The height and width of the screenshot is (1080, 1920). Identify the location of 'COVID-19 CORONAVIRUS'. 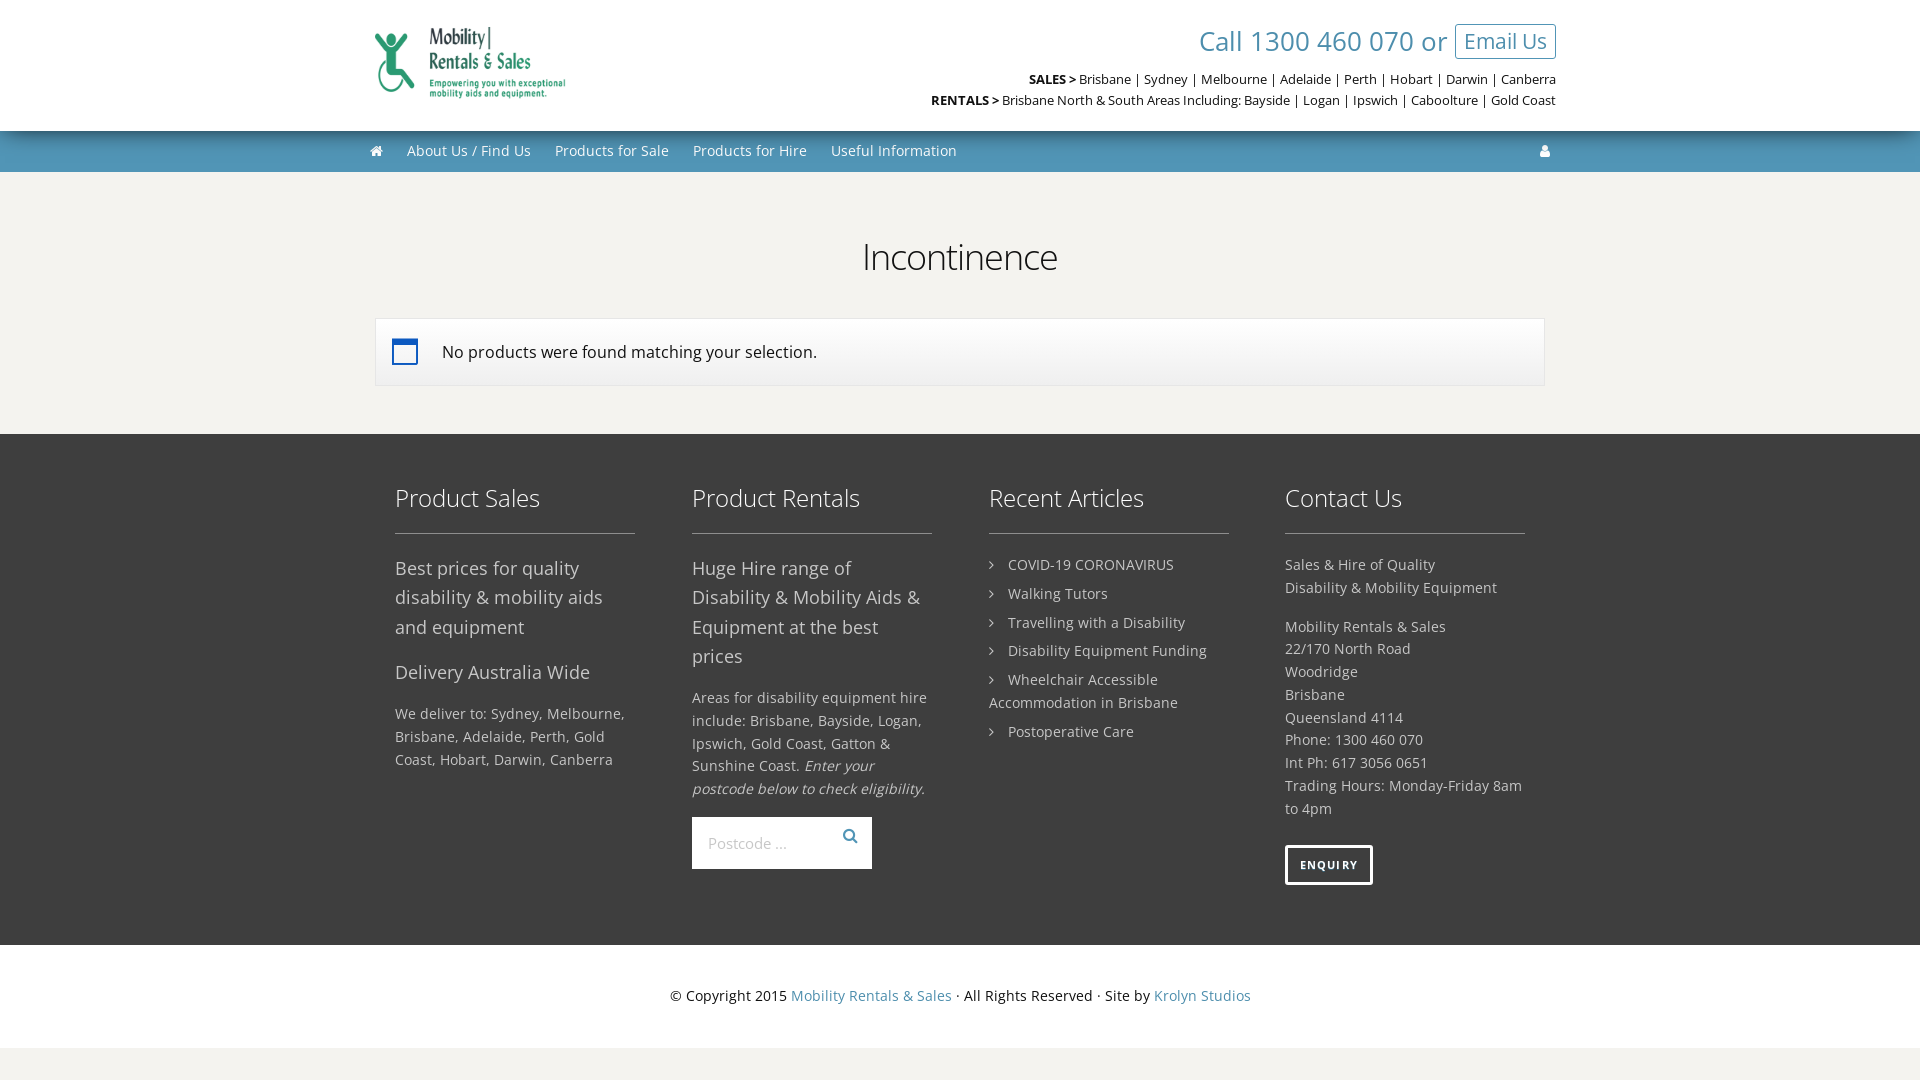
(1008, 564).